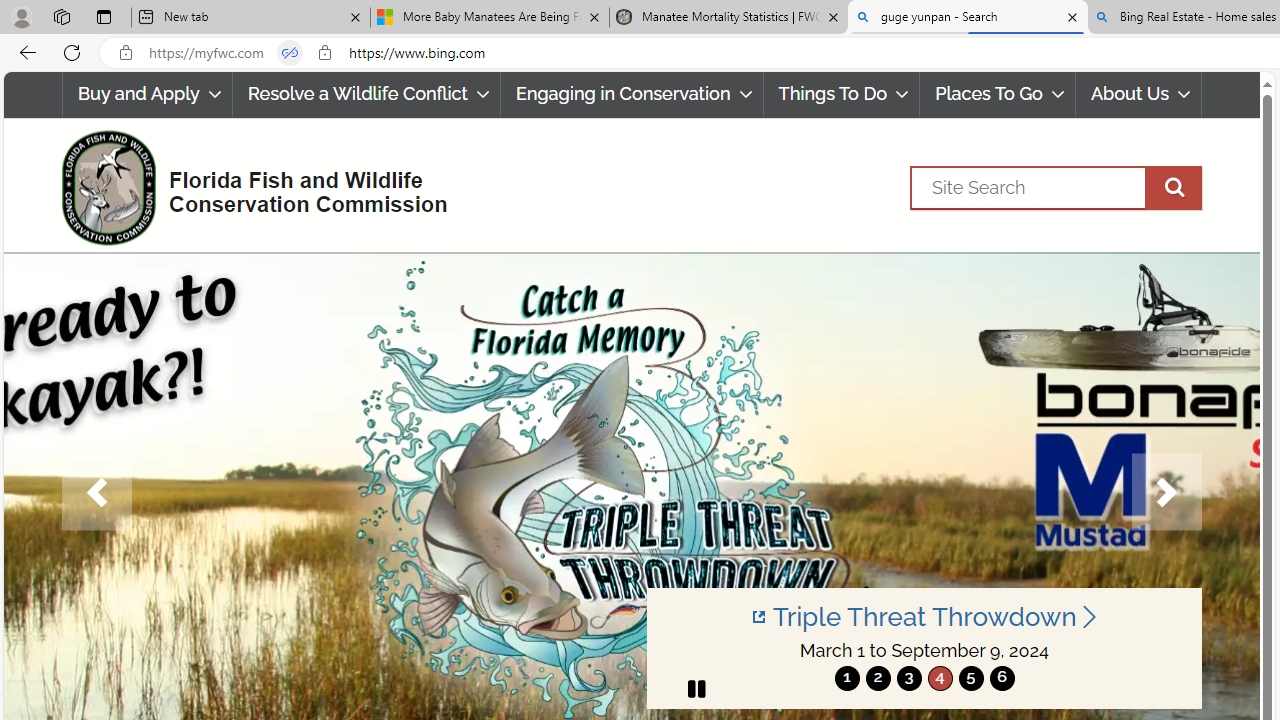 Image resolution: width=1280 pixels, height=720 pixels. Describe the element at coordinates (997, 94) in the screenshot. I see `'Places To Go'` at that location.